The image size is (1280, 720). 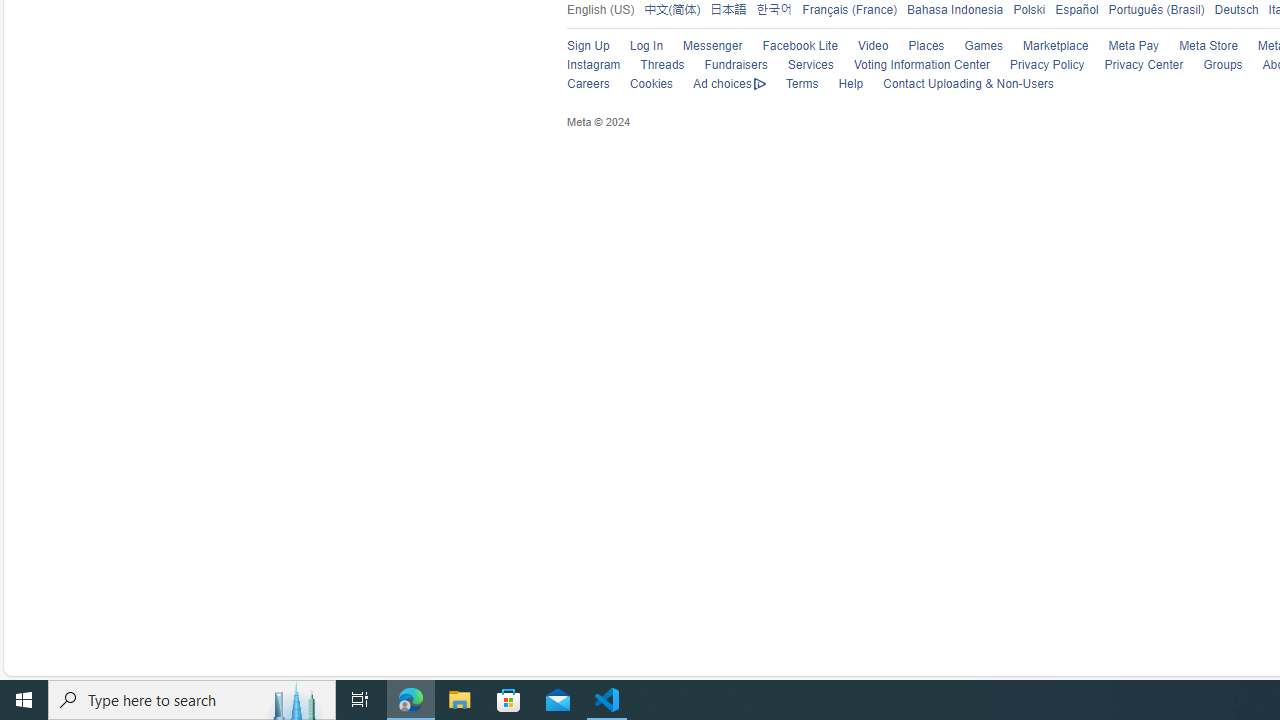 What do you see at coordinates (800, 65) in the screenshot?
I see `'Services'` at bounding box center [800, 65].